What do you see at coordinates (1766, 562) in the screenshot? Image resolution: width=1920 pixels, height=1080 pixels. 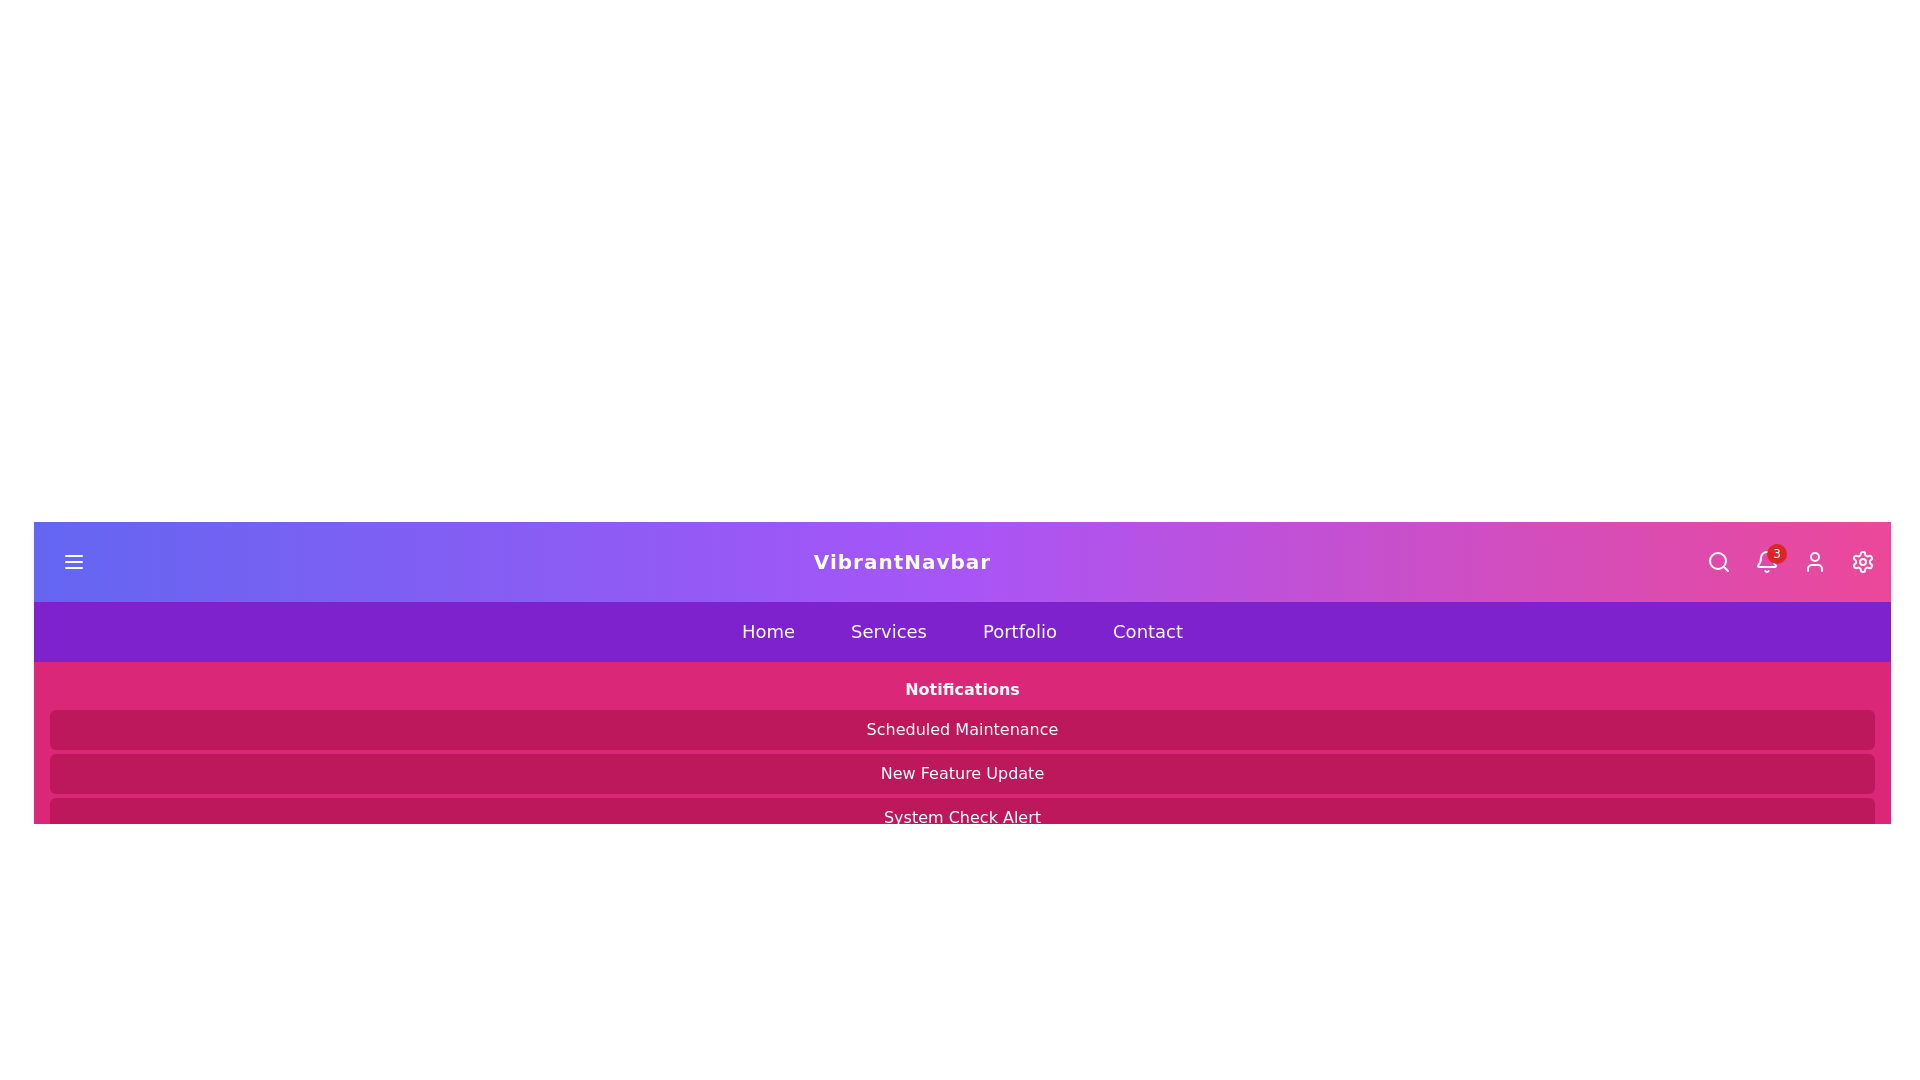 I see `the notification icon located in the top-right corner of the navigation bar` at bounding box center [1766, 562].